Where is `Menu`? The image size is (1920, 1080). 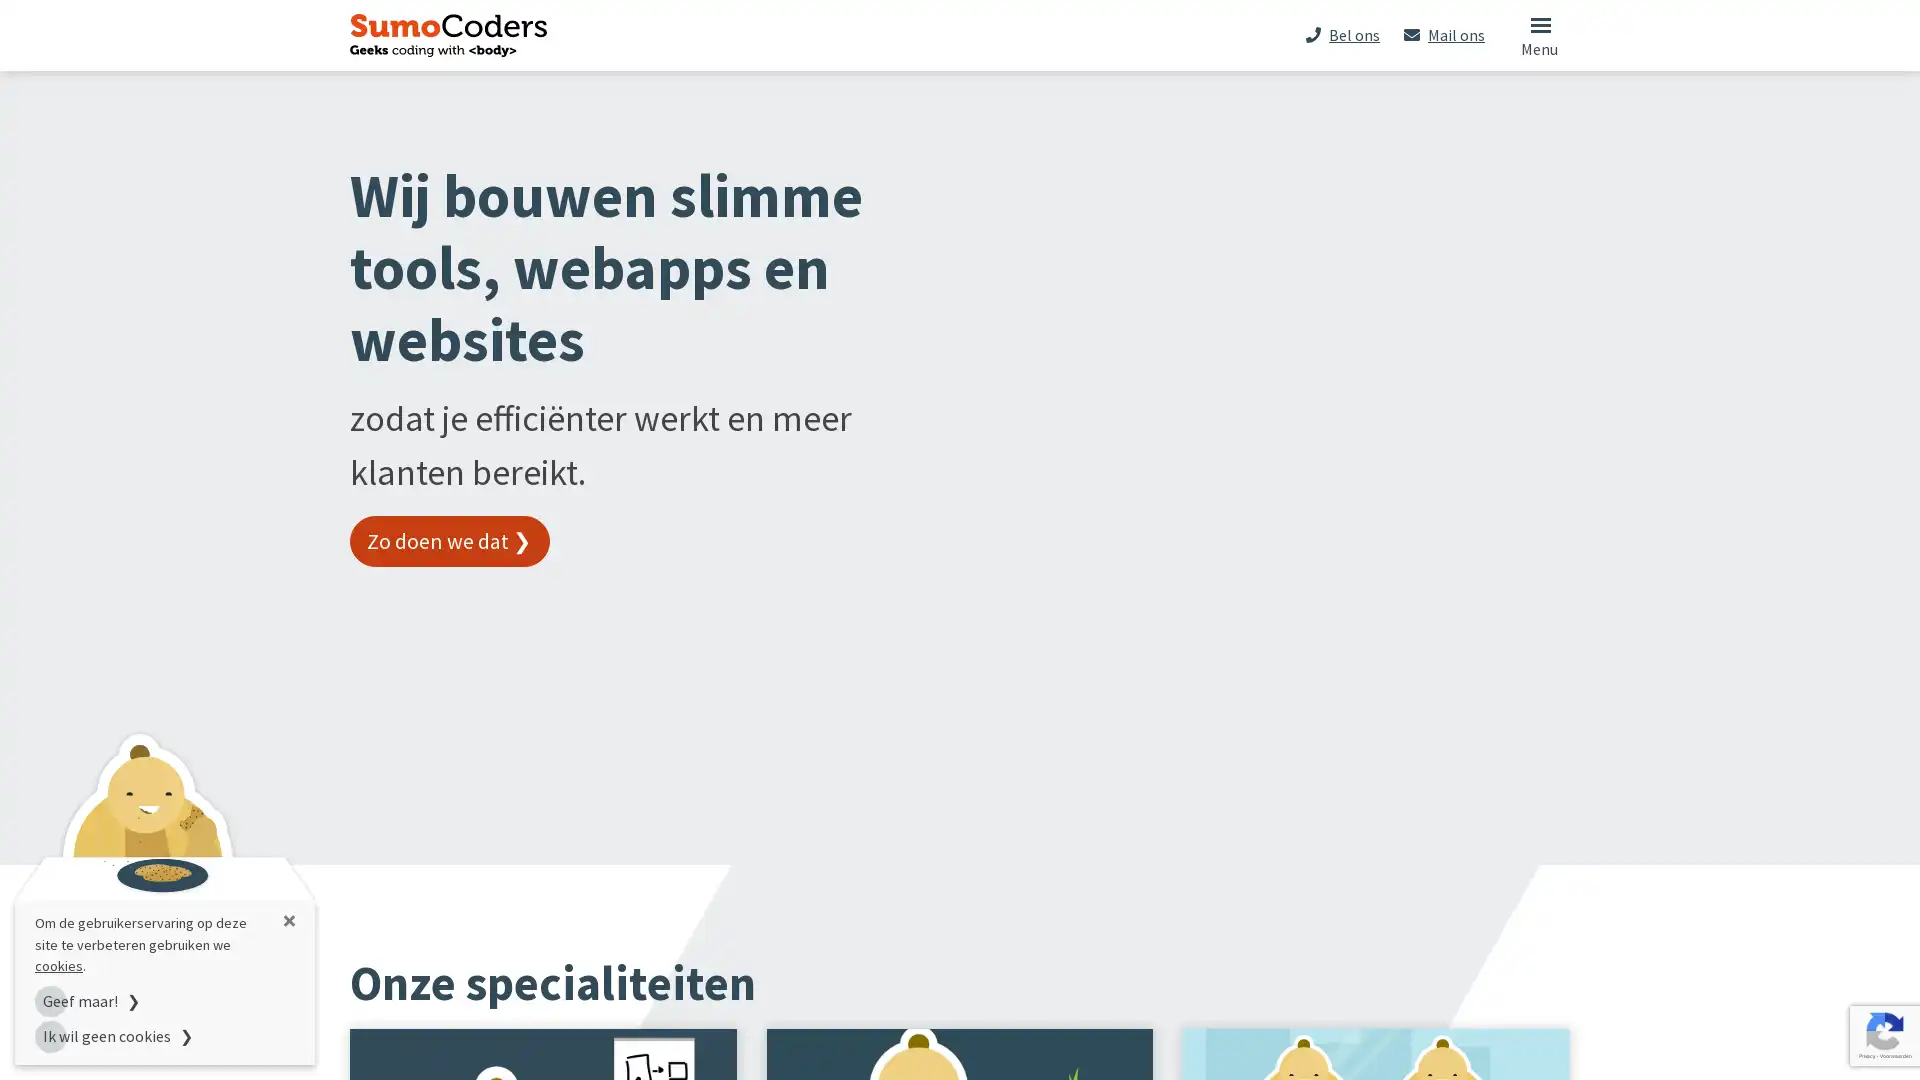 Menu is located at coordinates (1538, 34).